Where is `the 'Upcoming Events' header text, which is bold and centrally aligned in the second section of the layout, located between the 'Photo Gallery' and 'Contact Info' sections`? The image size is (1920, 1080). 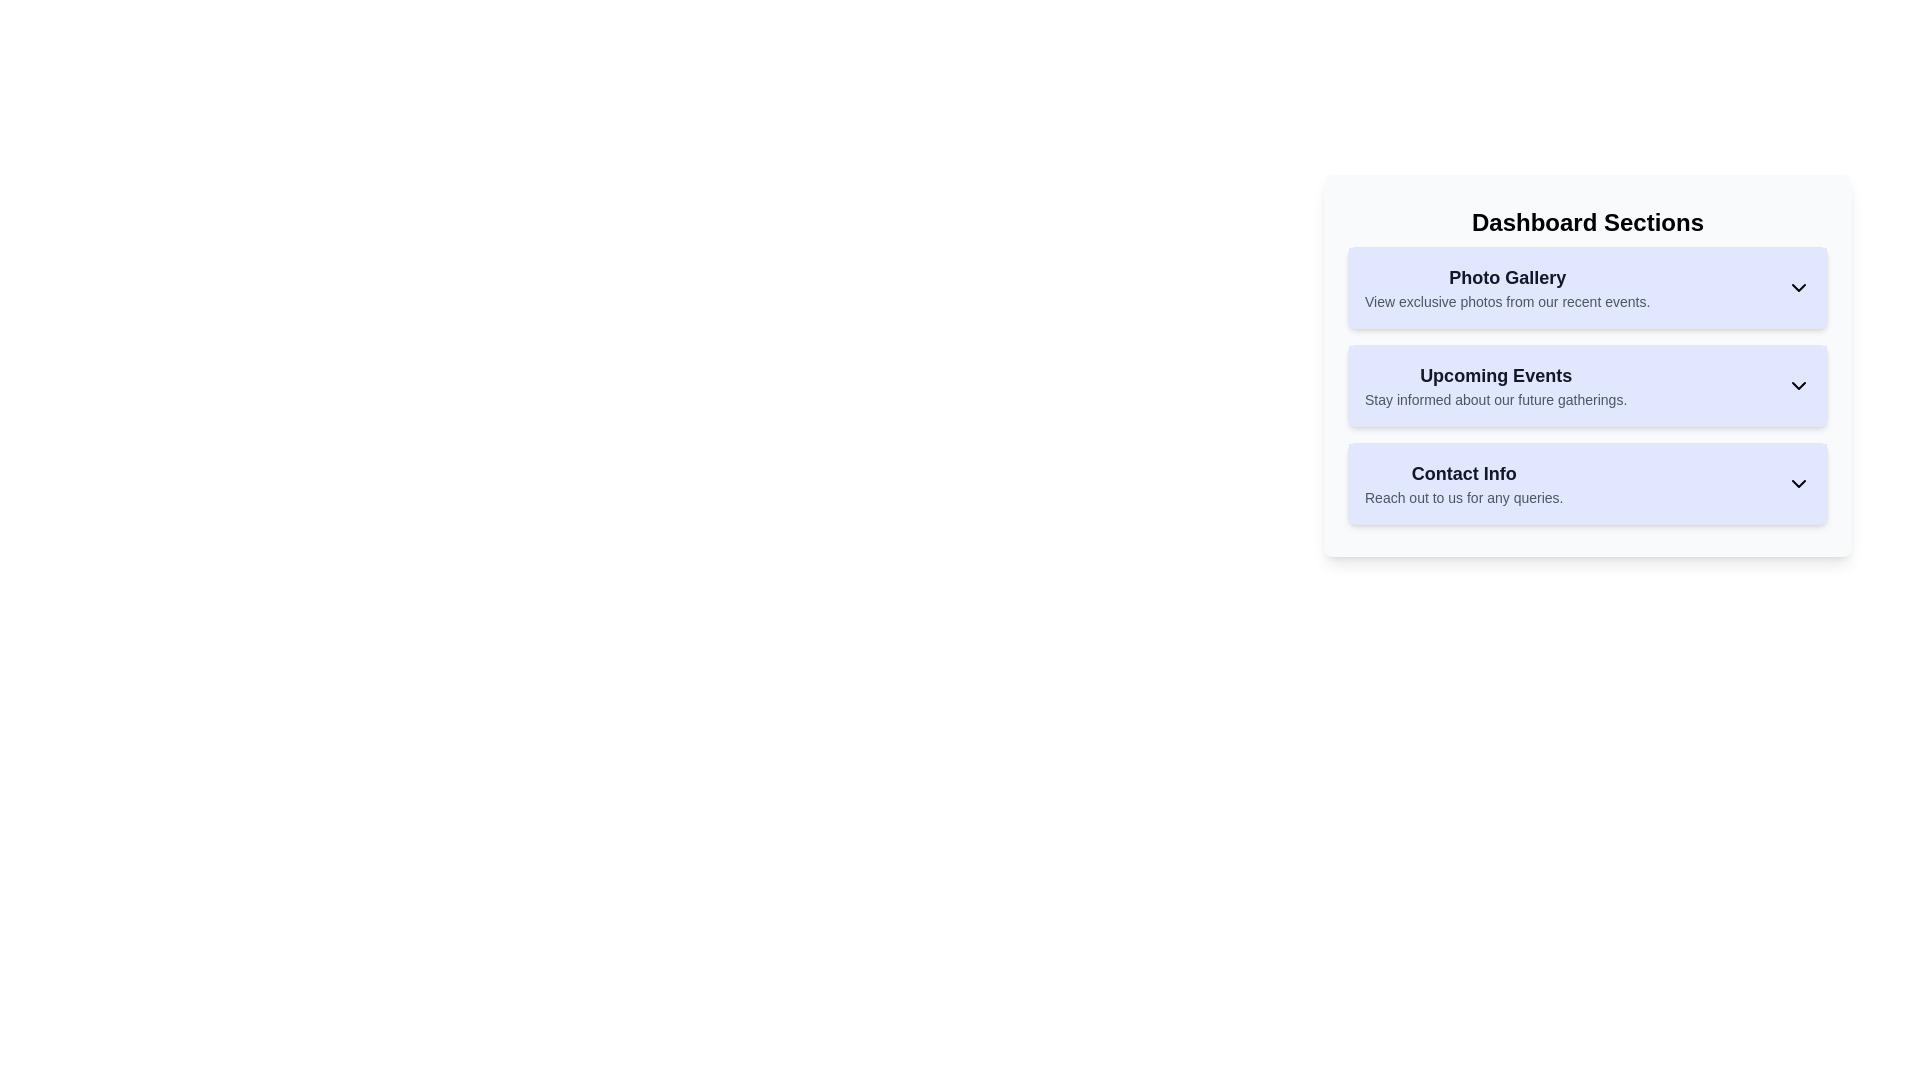
the 'Upcoming Events' header text, which is bold and centrally aligned in the second section of the layout, located between the 'Photo Gallery' and 'Contact Info' sections is located at coordinates (1496, 375).